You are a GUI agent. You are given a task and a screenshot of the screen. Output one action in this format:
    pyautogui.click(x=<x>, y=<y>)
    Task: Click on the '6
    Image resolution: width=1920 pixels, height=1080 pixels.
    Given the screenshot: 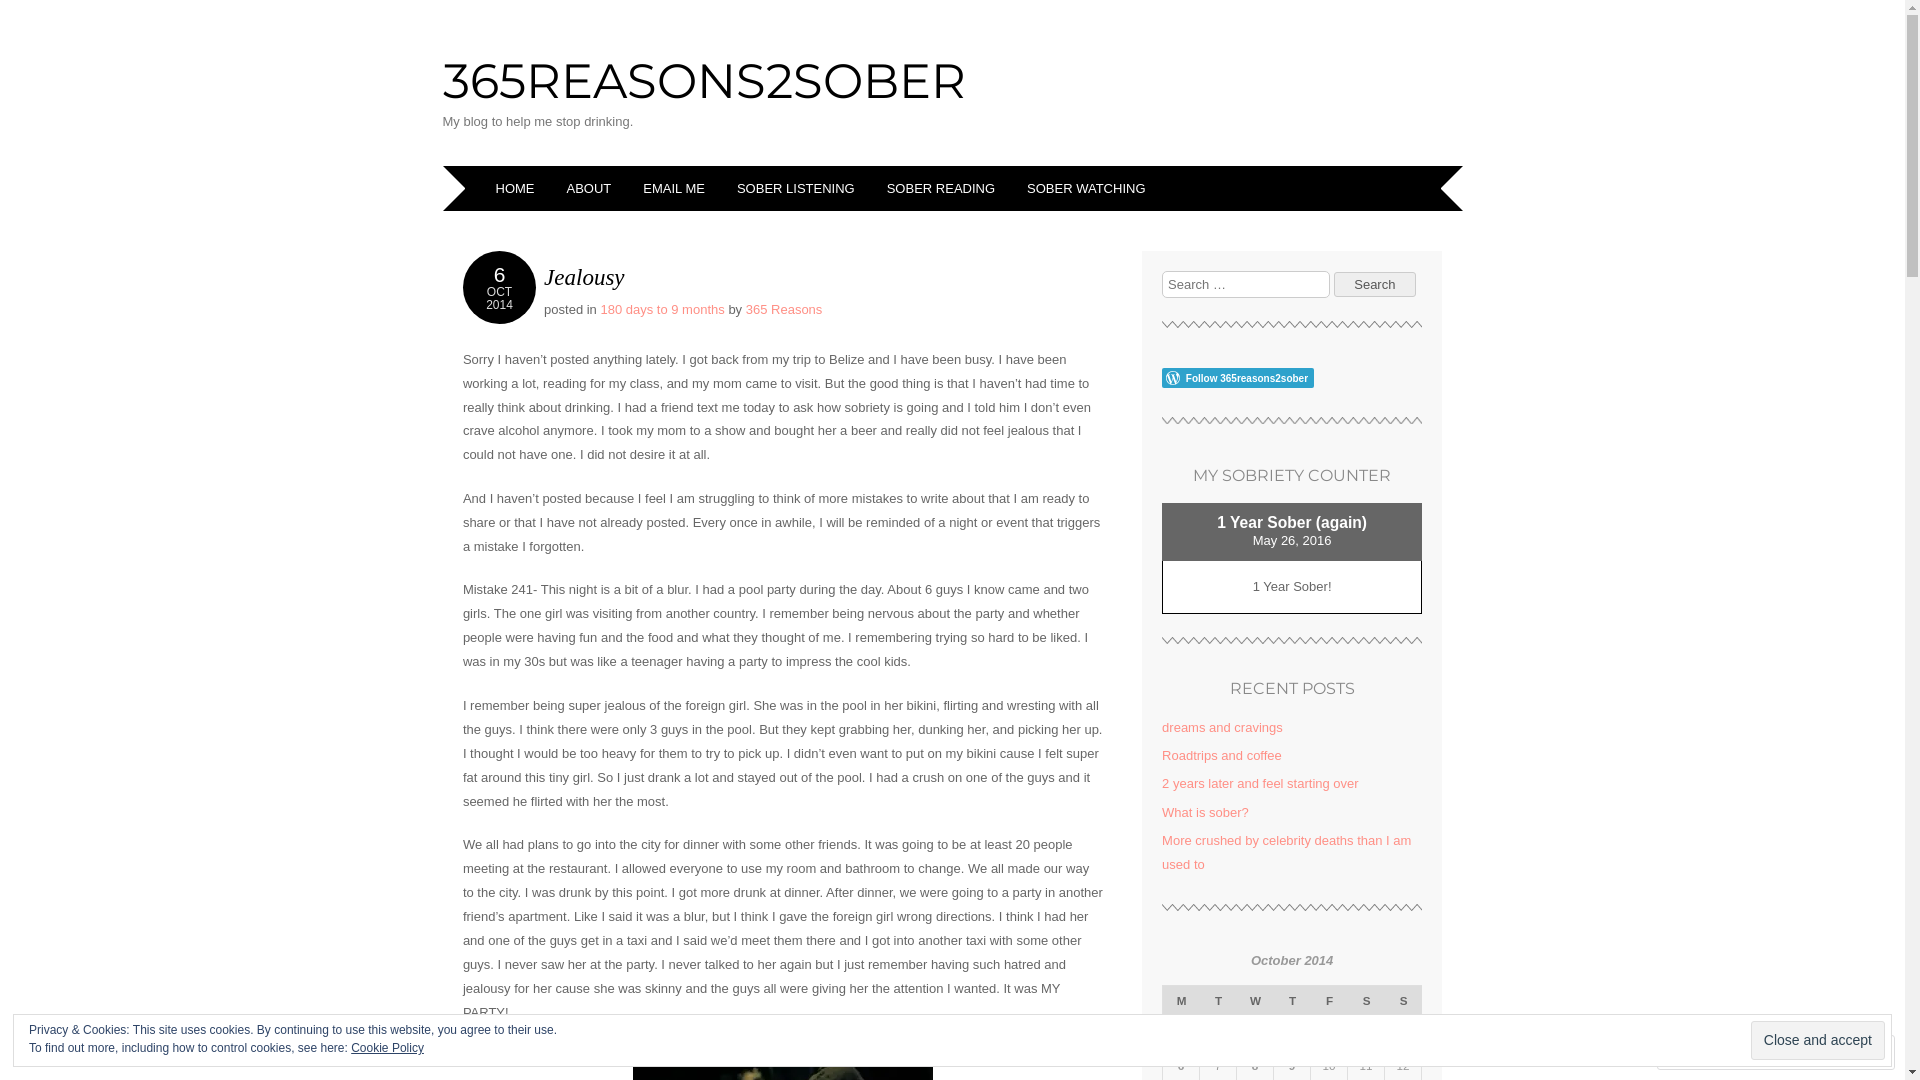 What is the action you would take?
    pyautogui.click(x=499, y=287)
    